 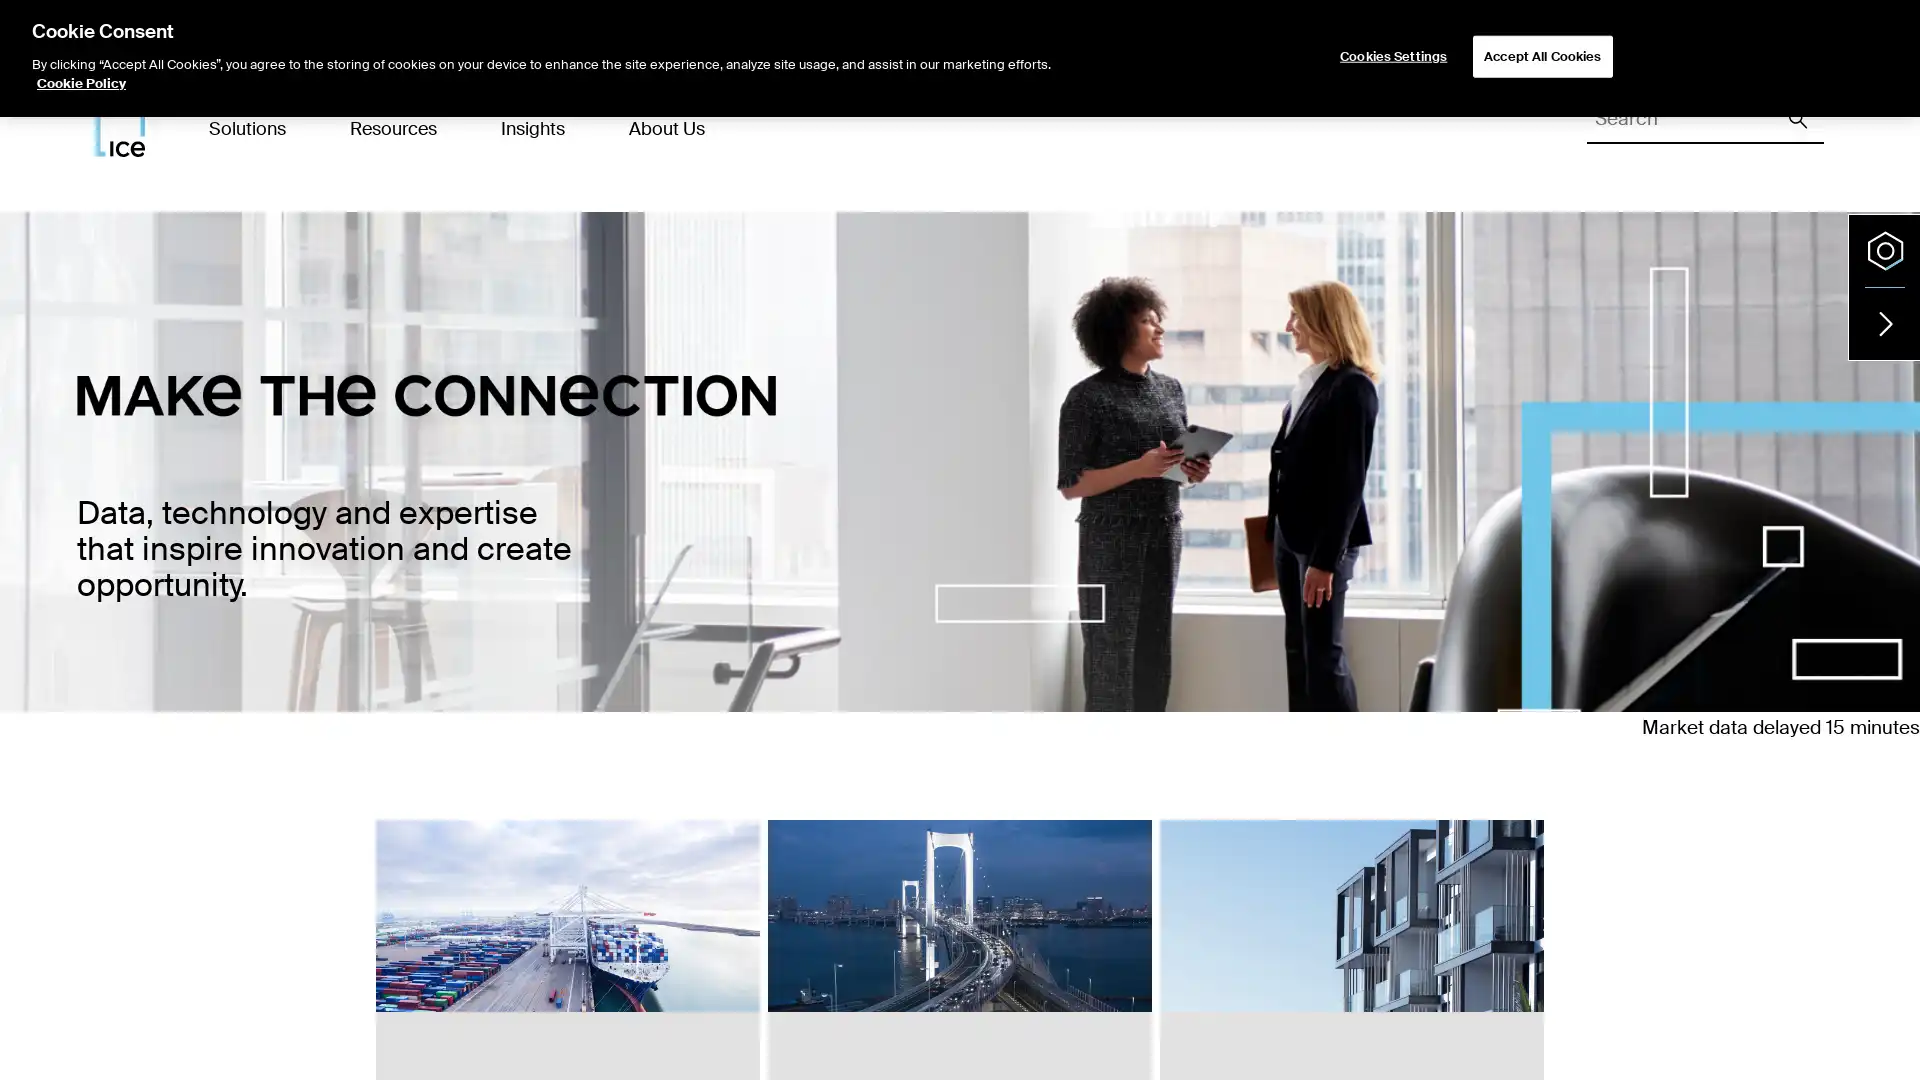 I want to click on Insights, so click(x=532, y=131).